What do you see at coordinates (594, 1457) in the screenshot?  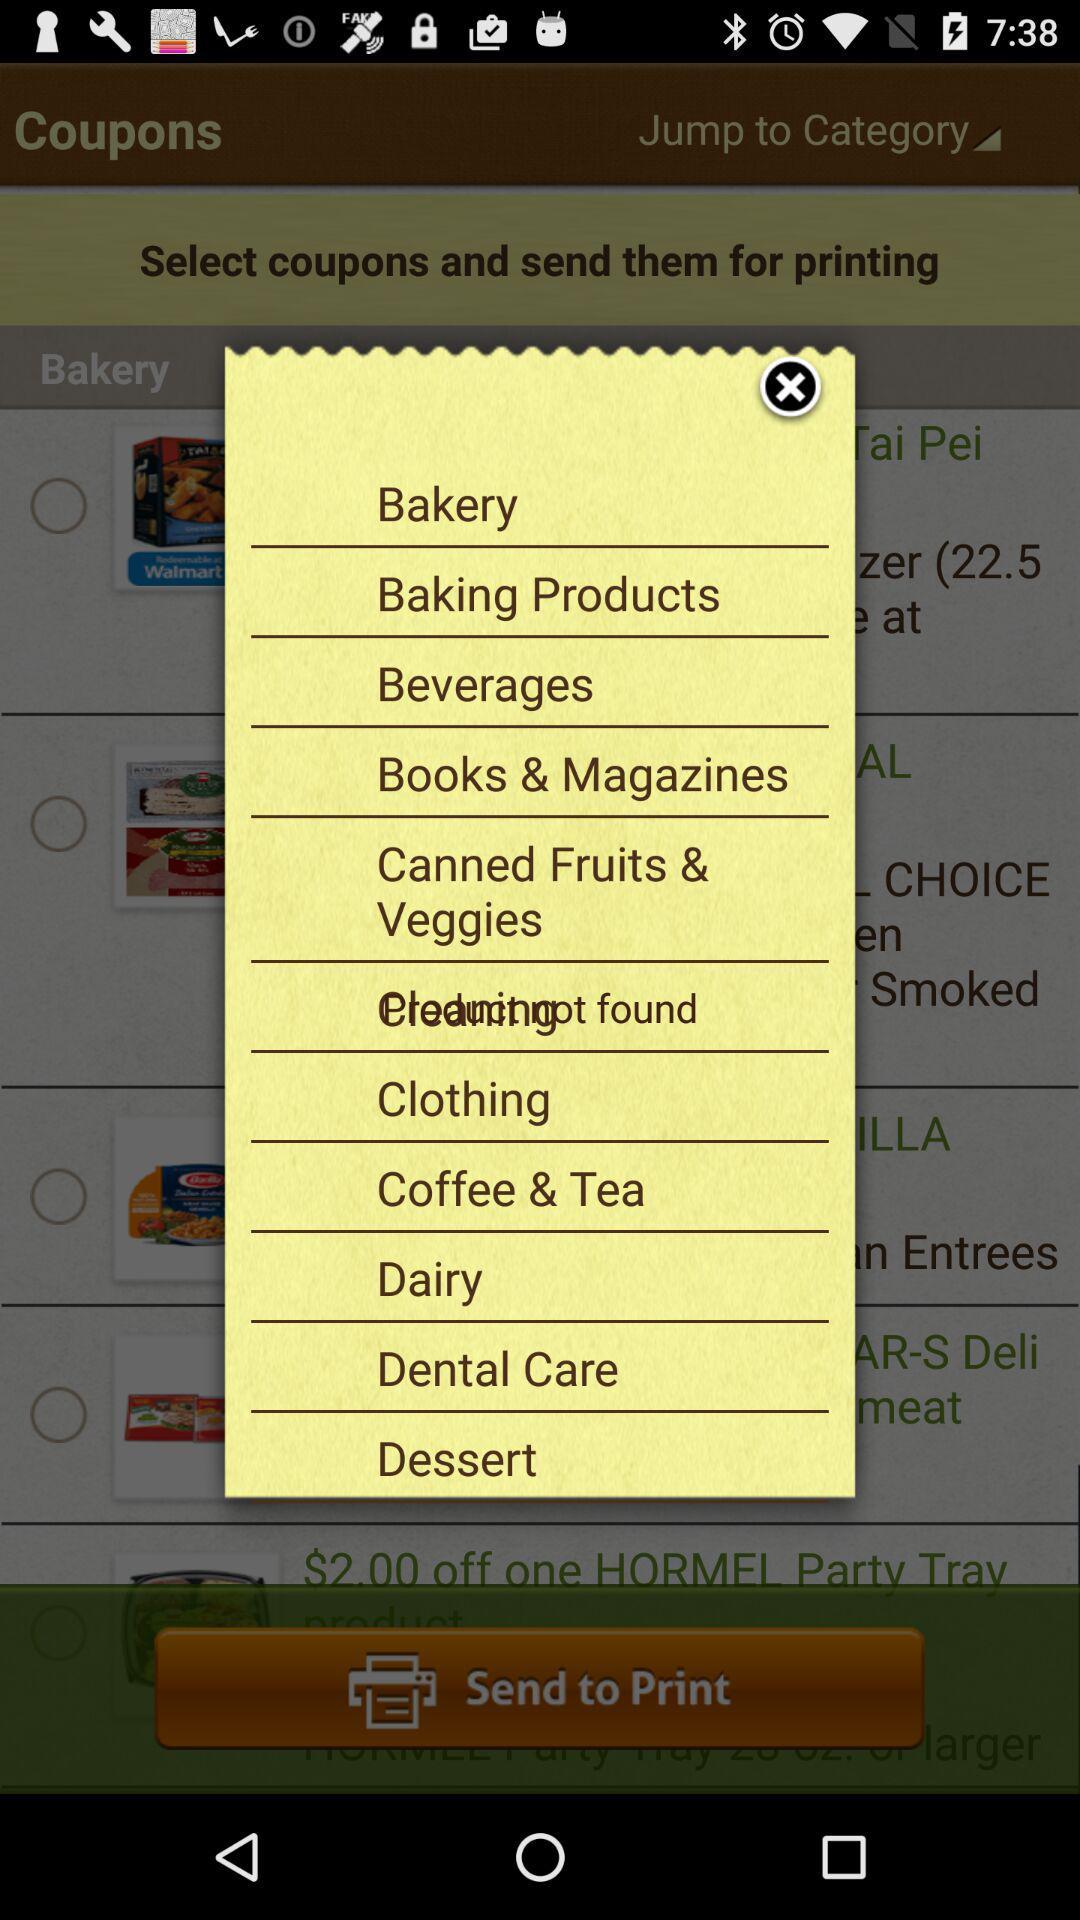 I see `the icon above the fruits & veggies item` at bounding box center [594, 1457].